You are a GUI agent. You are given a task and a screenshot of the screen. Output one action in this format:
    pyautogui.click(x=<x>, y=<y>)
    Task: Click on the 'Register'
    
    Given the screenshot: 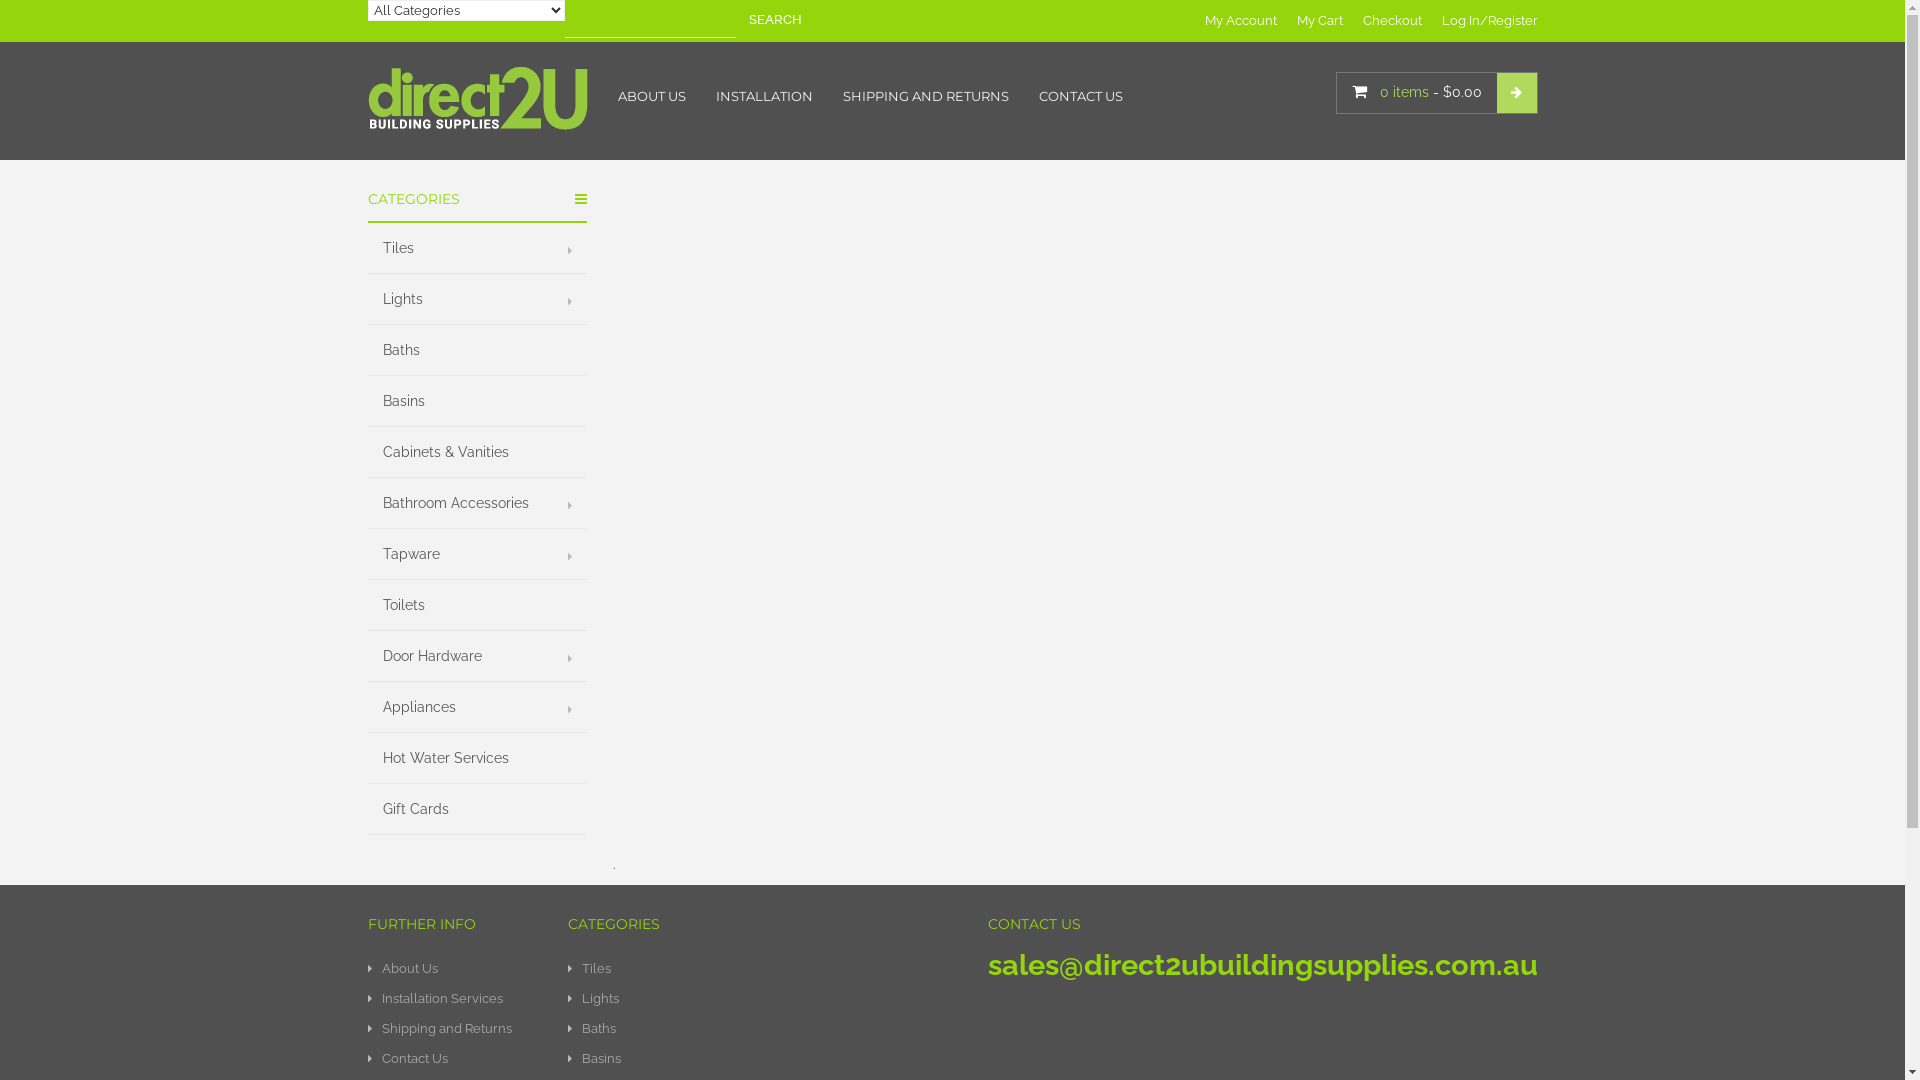 What is the action you would take?
    pyautogui.click(x=1512, y=20)
    